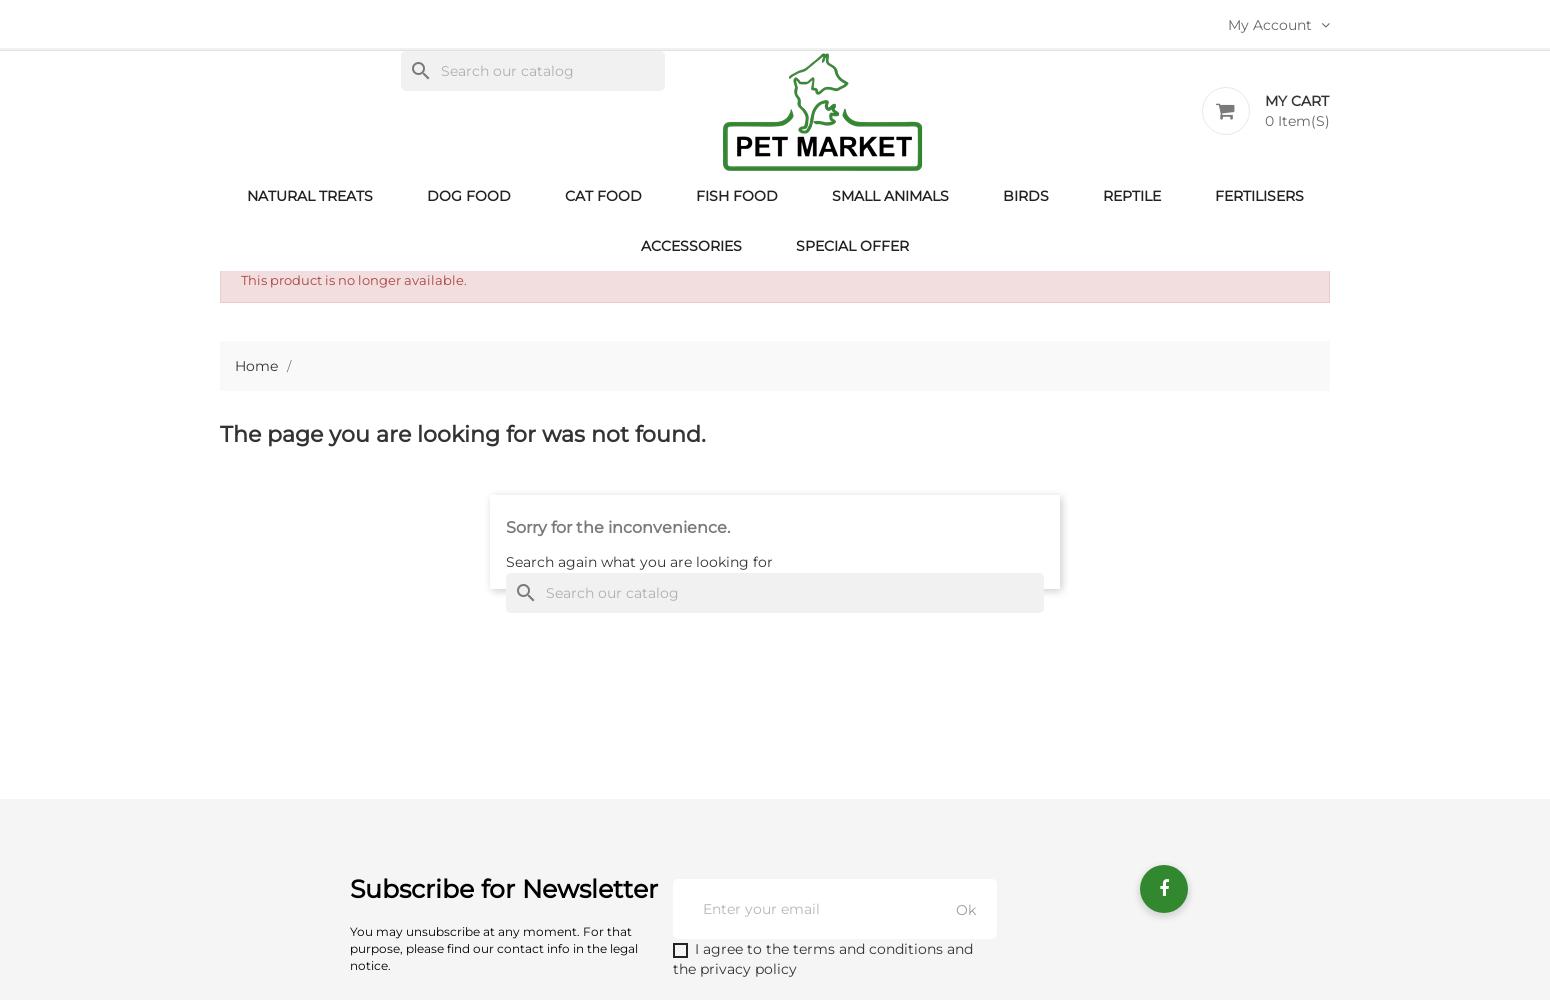  Describe the element at coordinates (690, 245) in the screenshot. I see `'Accessories'` at that location.